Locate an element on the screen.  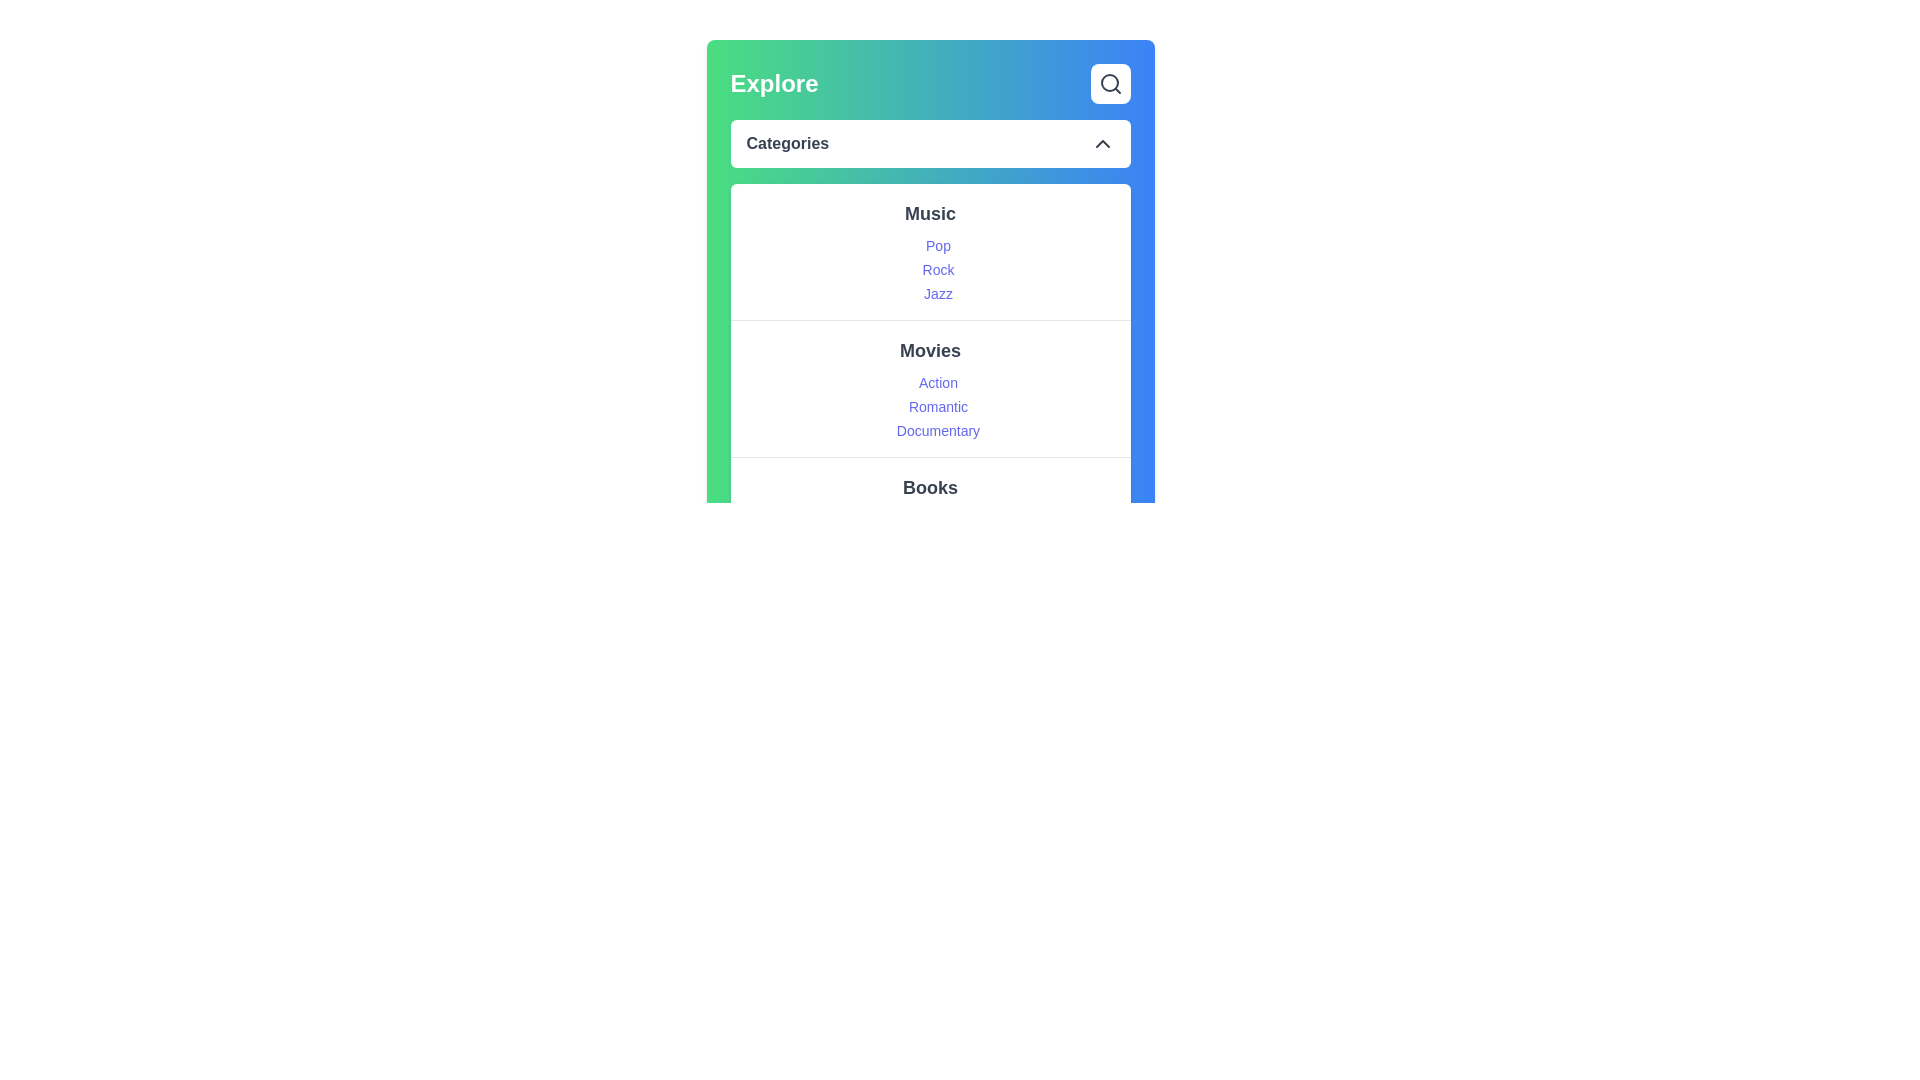
the indigo-colored text label reading 'Rock' in the vertical list under the 'Music' category is located at coordinates (937, 270).